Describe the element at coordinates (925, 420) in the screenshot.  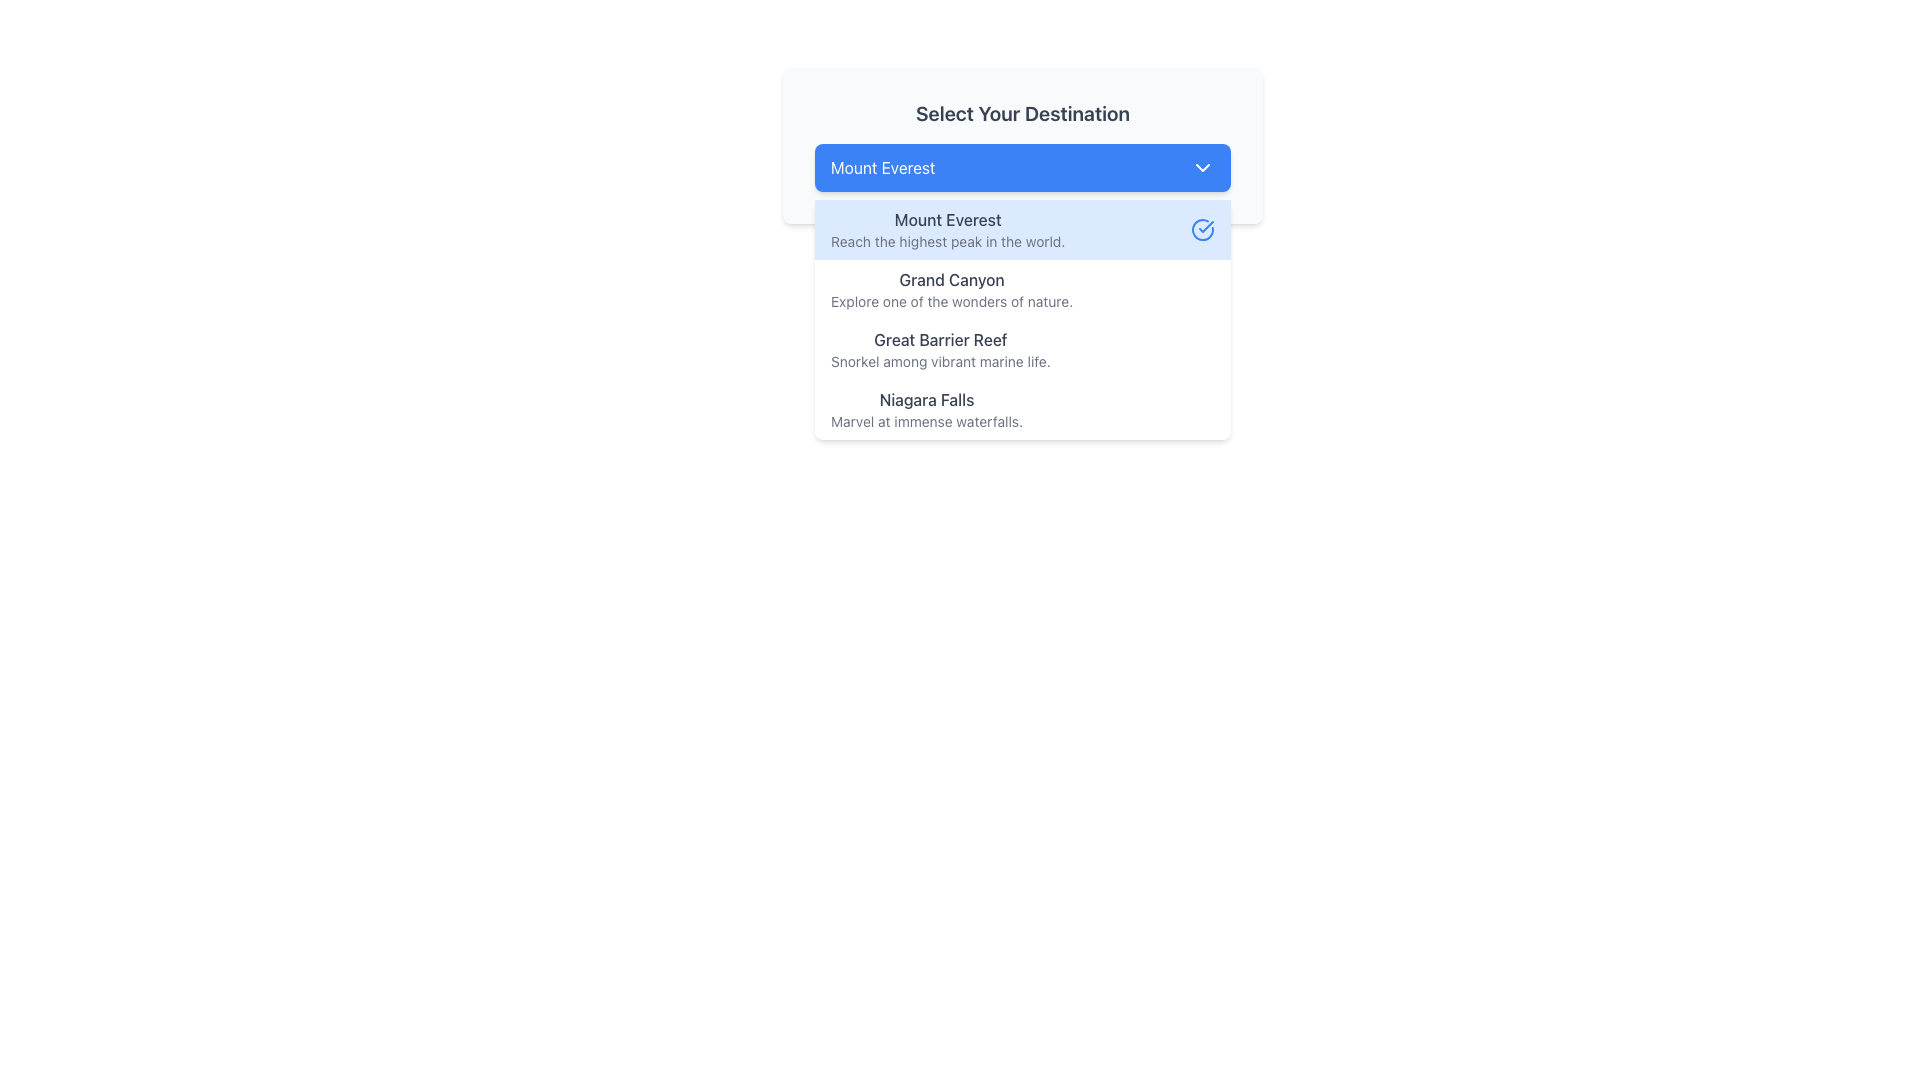
I see `the static descriptive text providing additional context about 'Niagara Falls' in the dropdown list, located directly below the heading text 'Niagara Falls'` at that location.